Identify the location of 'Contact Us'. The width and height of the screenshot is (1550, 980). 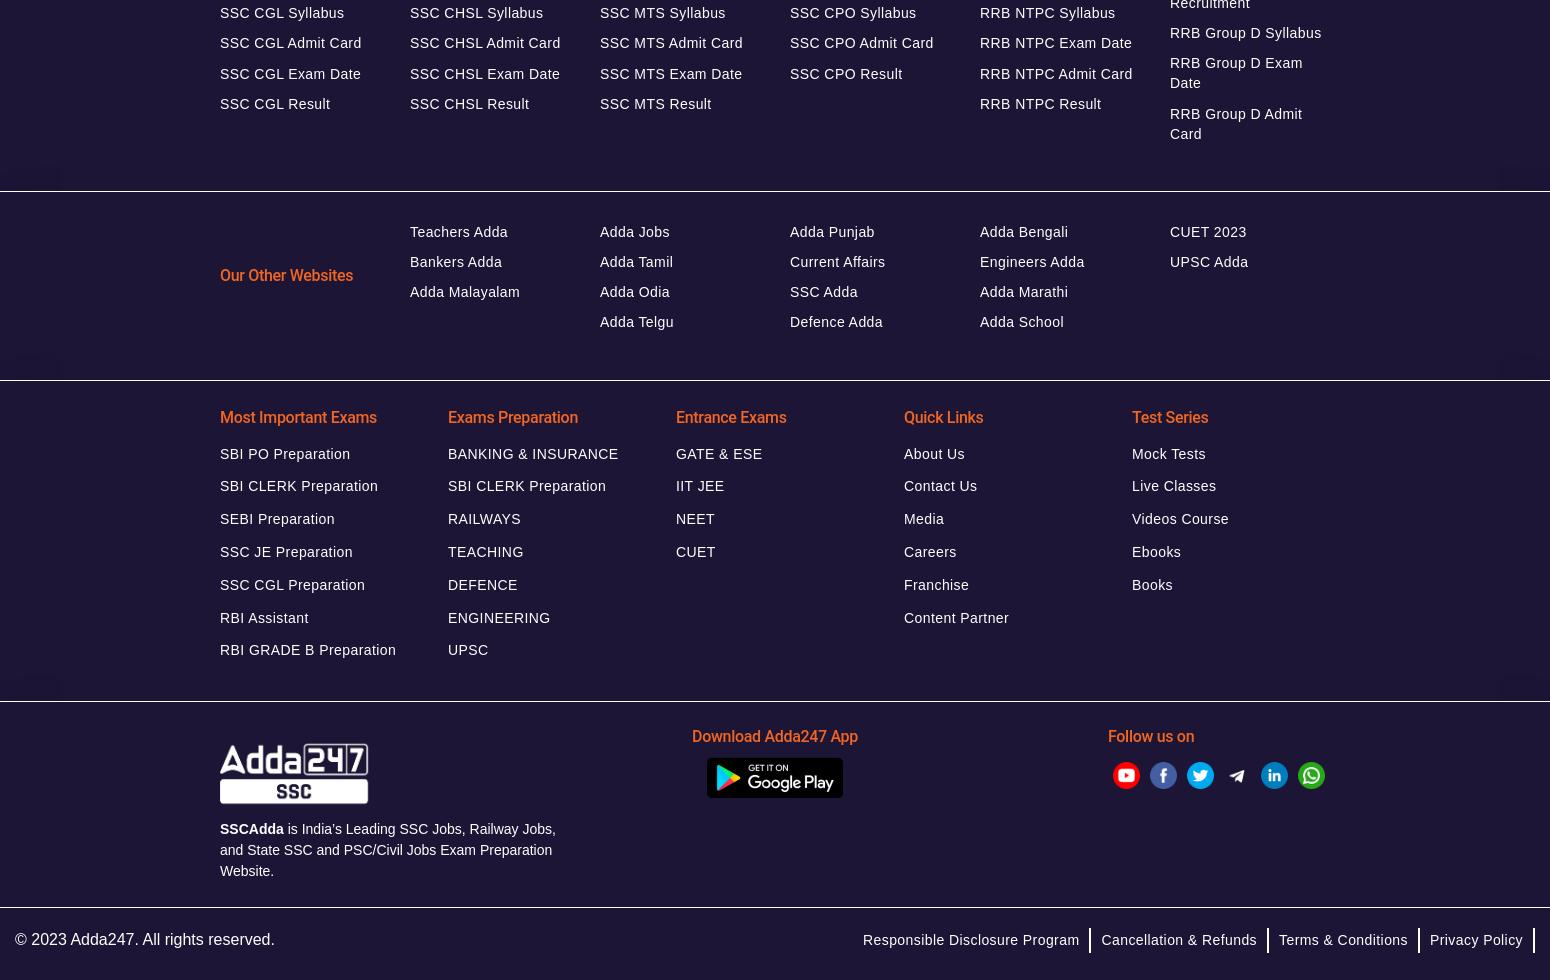
(939, 485).